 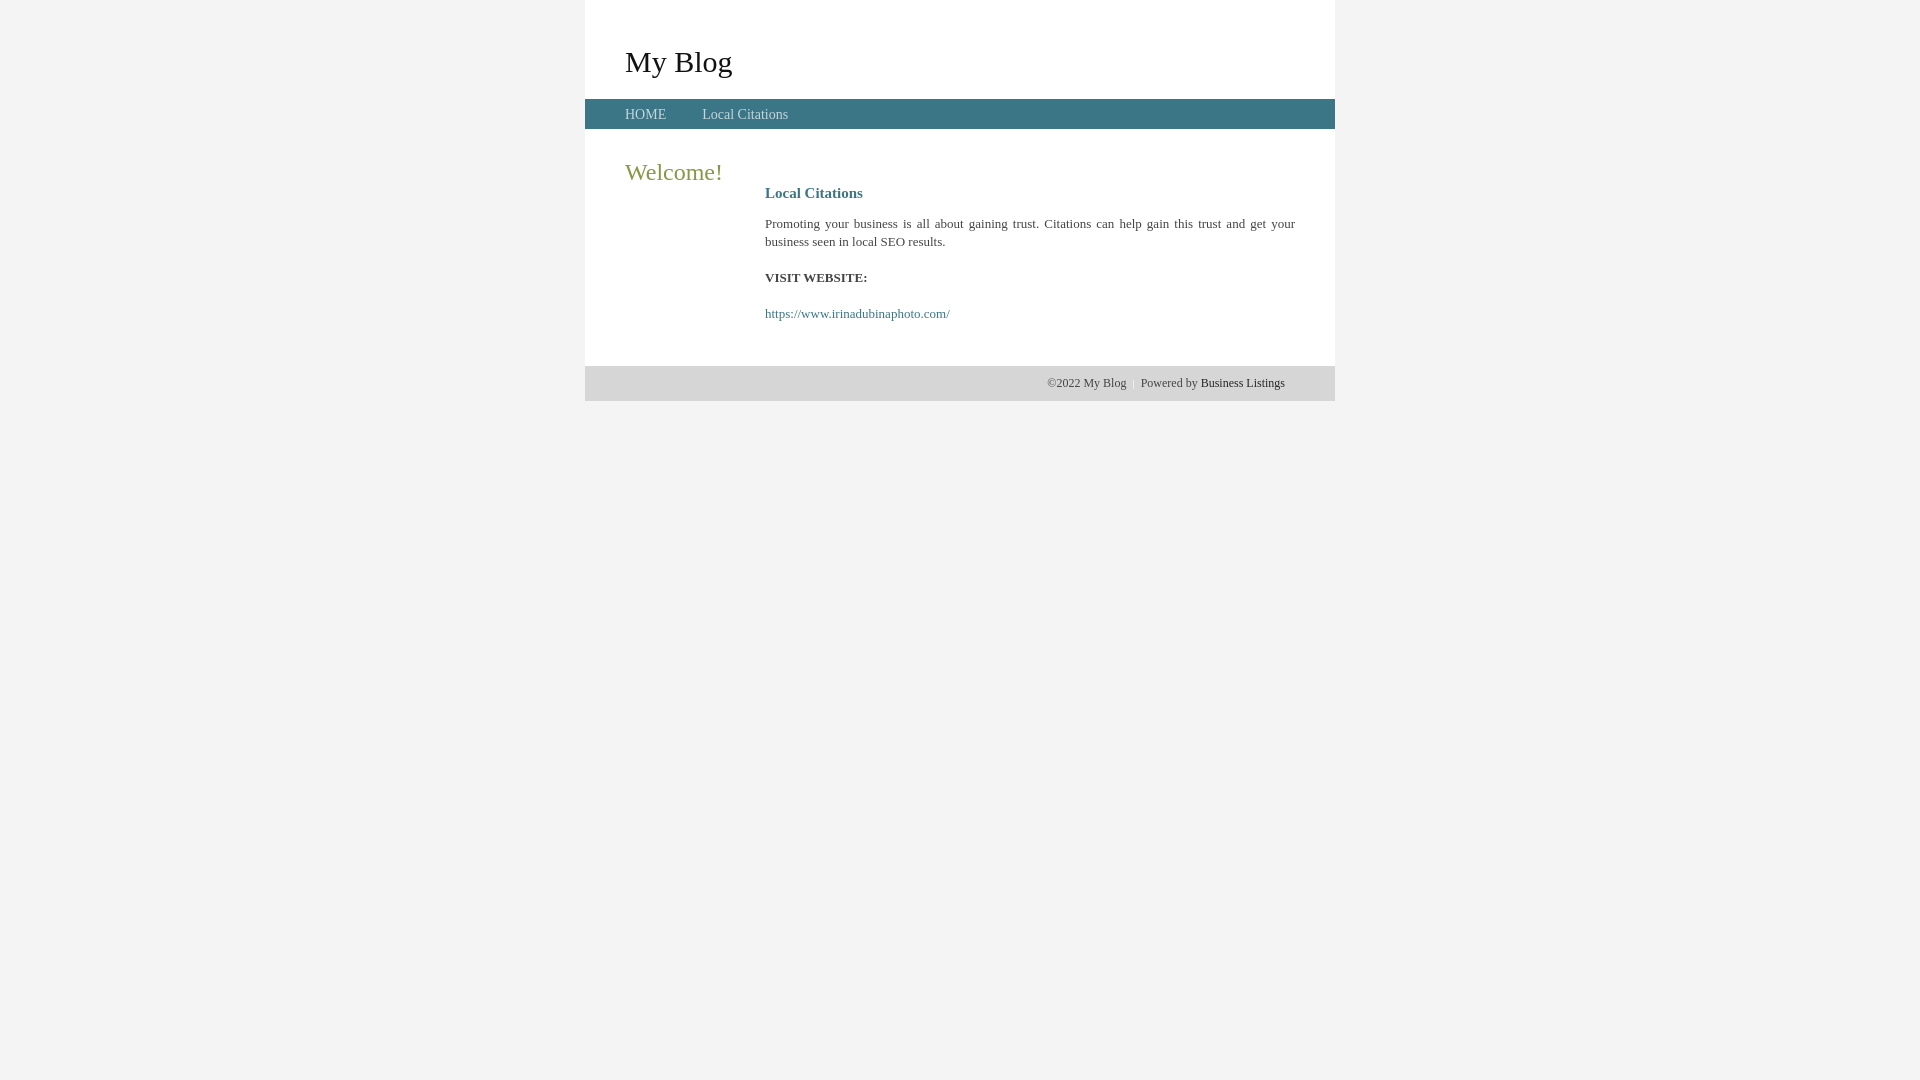 What do you see at coordinates (645, 114) in the screenshot?
I see `'HOME'` at bounding box center [645, 114].